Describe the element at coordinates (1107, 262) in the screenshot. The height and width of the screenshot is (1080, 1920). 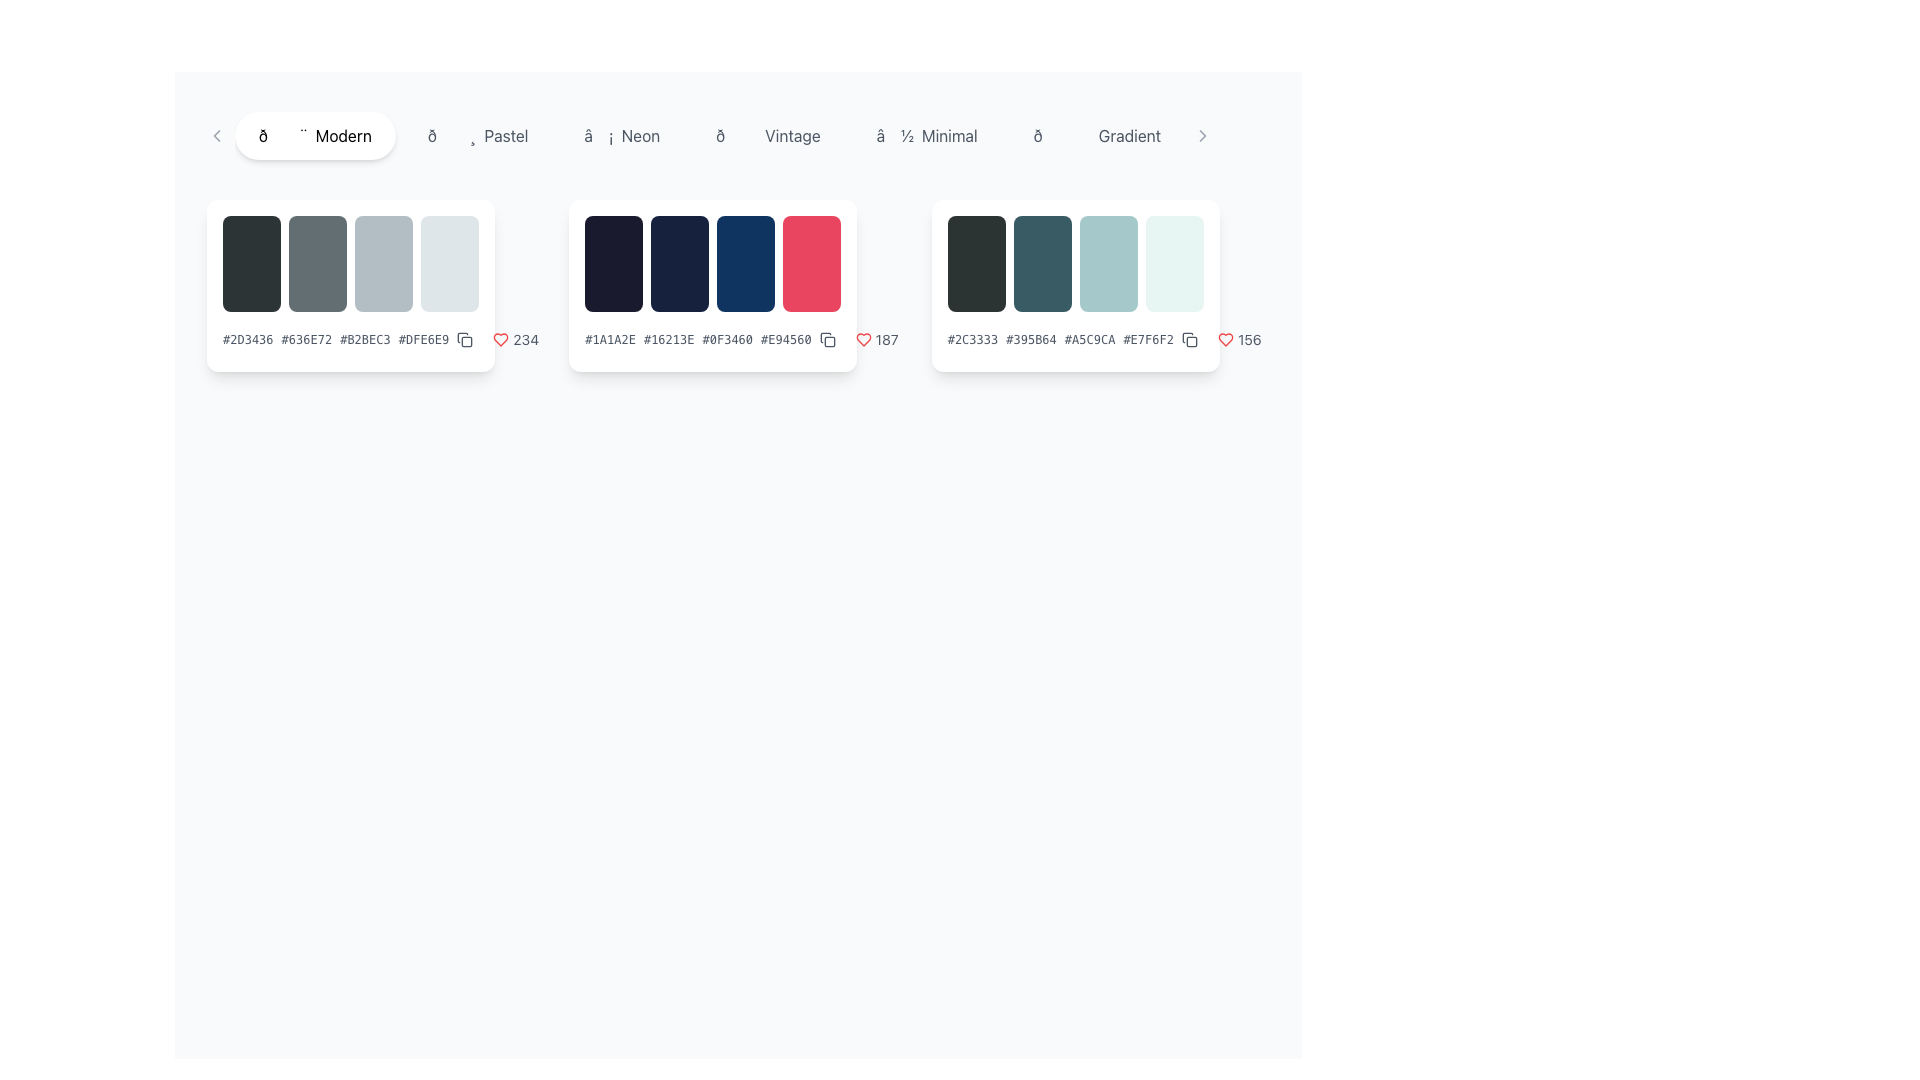
I see `the third color swatch in the palette, which is visually represented among four rectangular elements and is positioned between two darker colors and one lighter color` at that location.